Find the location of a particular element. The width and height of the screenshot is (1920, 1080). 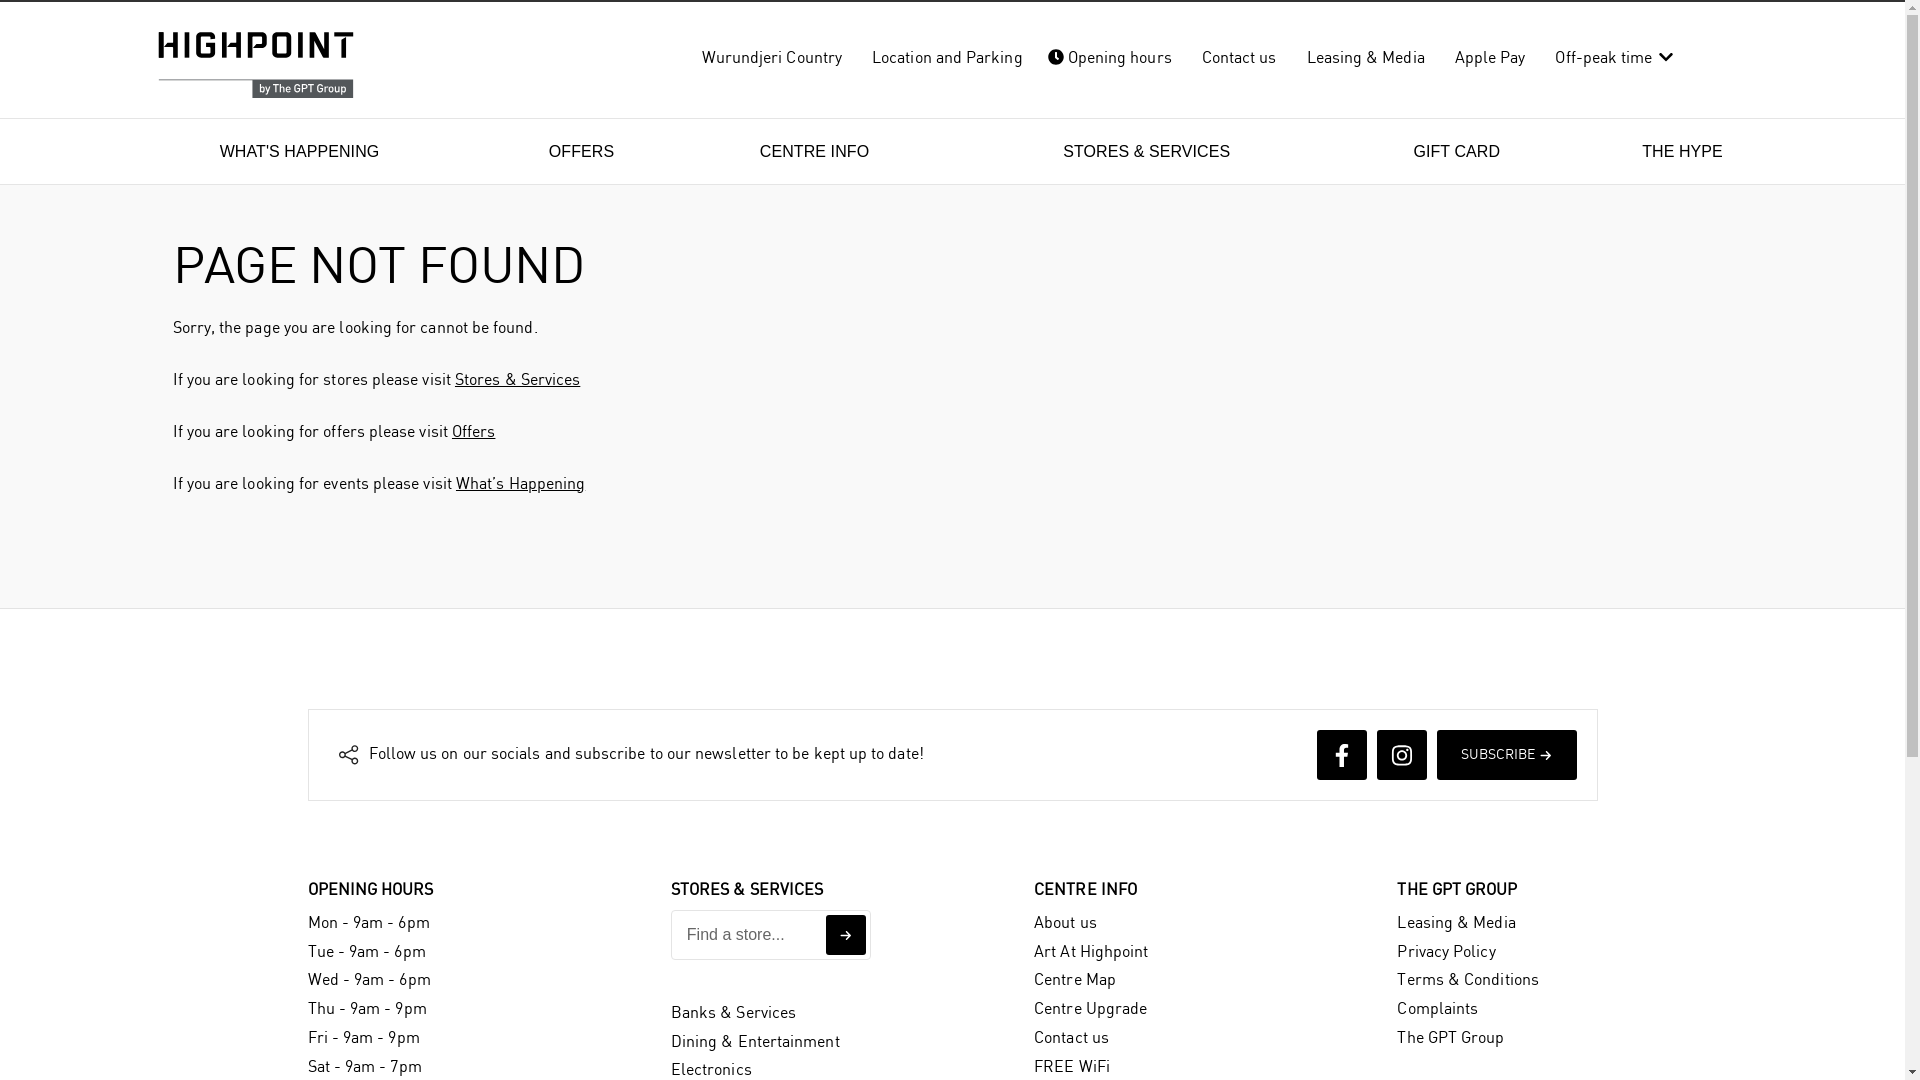

'Location and Parking' is located at coordinates (946, 57).